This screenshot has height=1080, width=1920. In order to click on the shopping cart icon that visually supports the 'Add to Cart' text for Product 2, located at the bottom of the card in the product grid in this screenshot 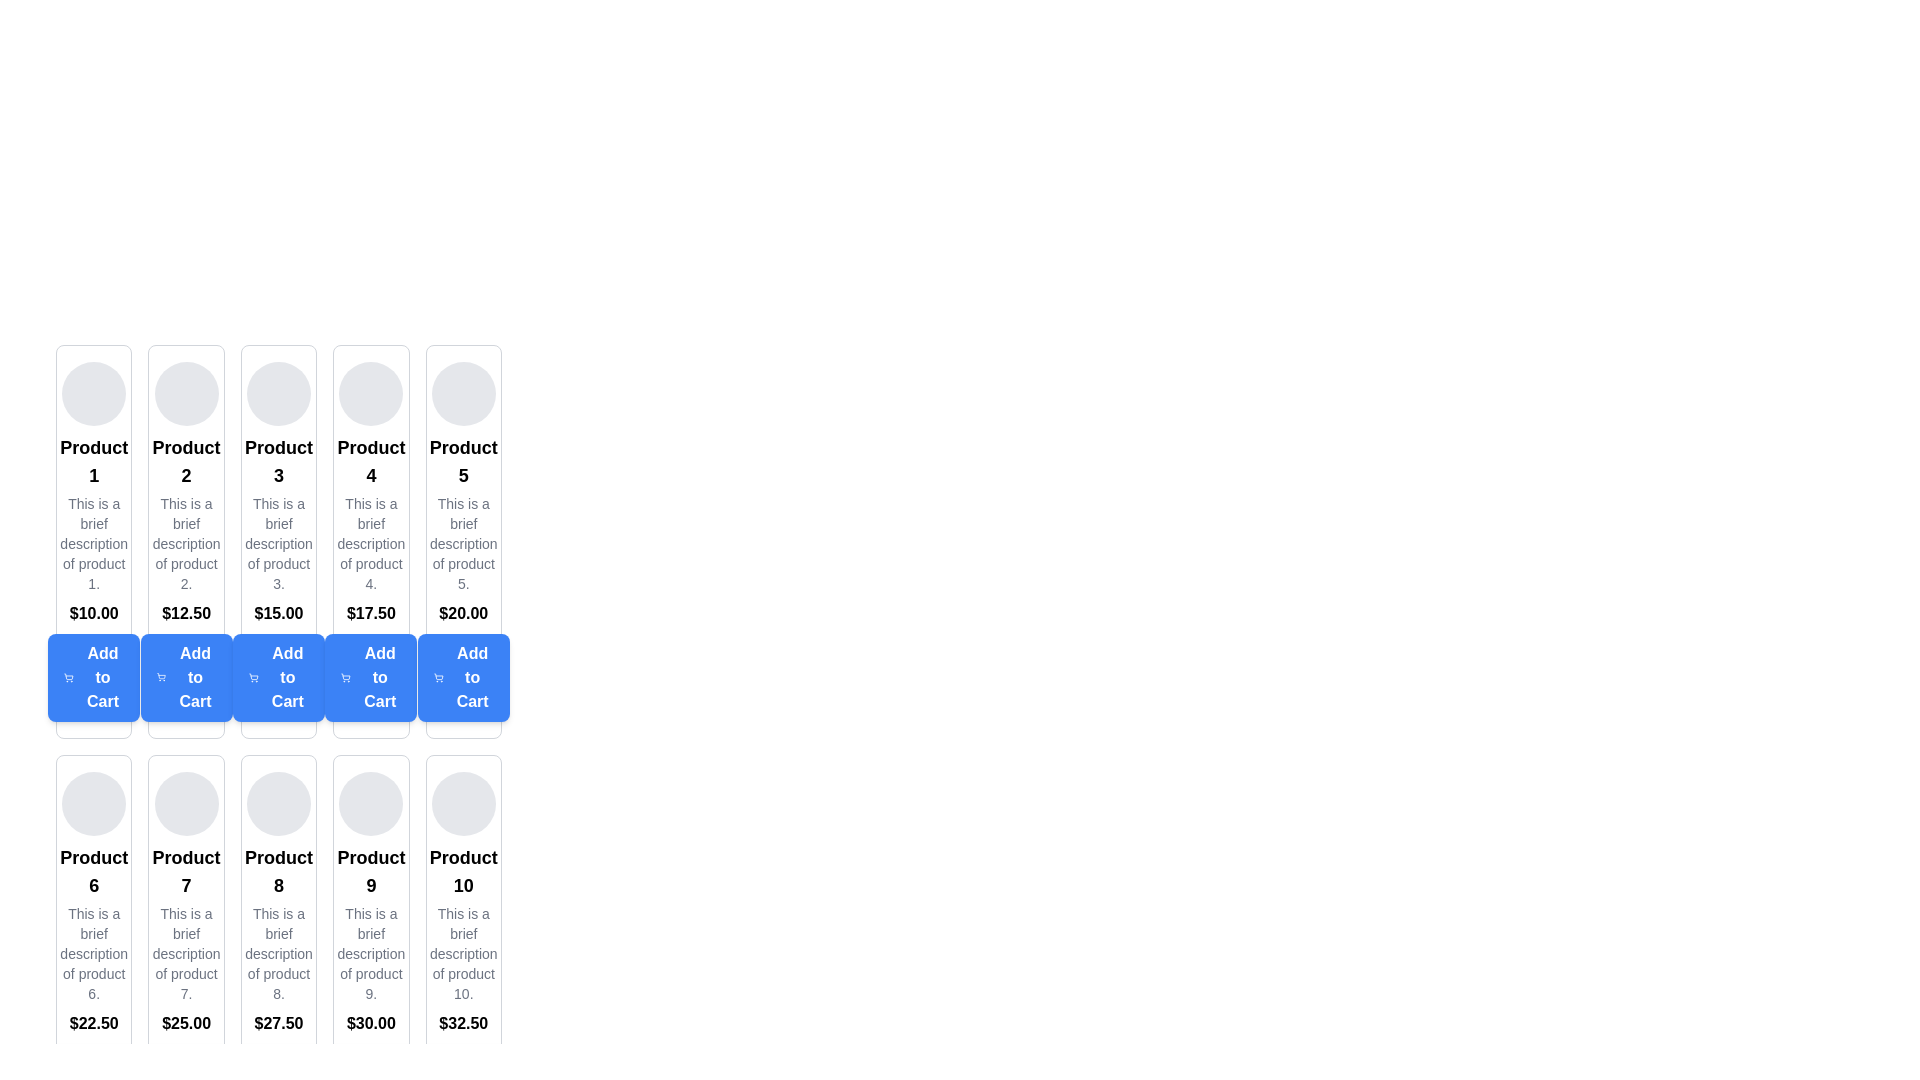, I will do `click(161, 677)`.